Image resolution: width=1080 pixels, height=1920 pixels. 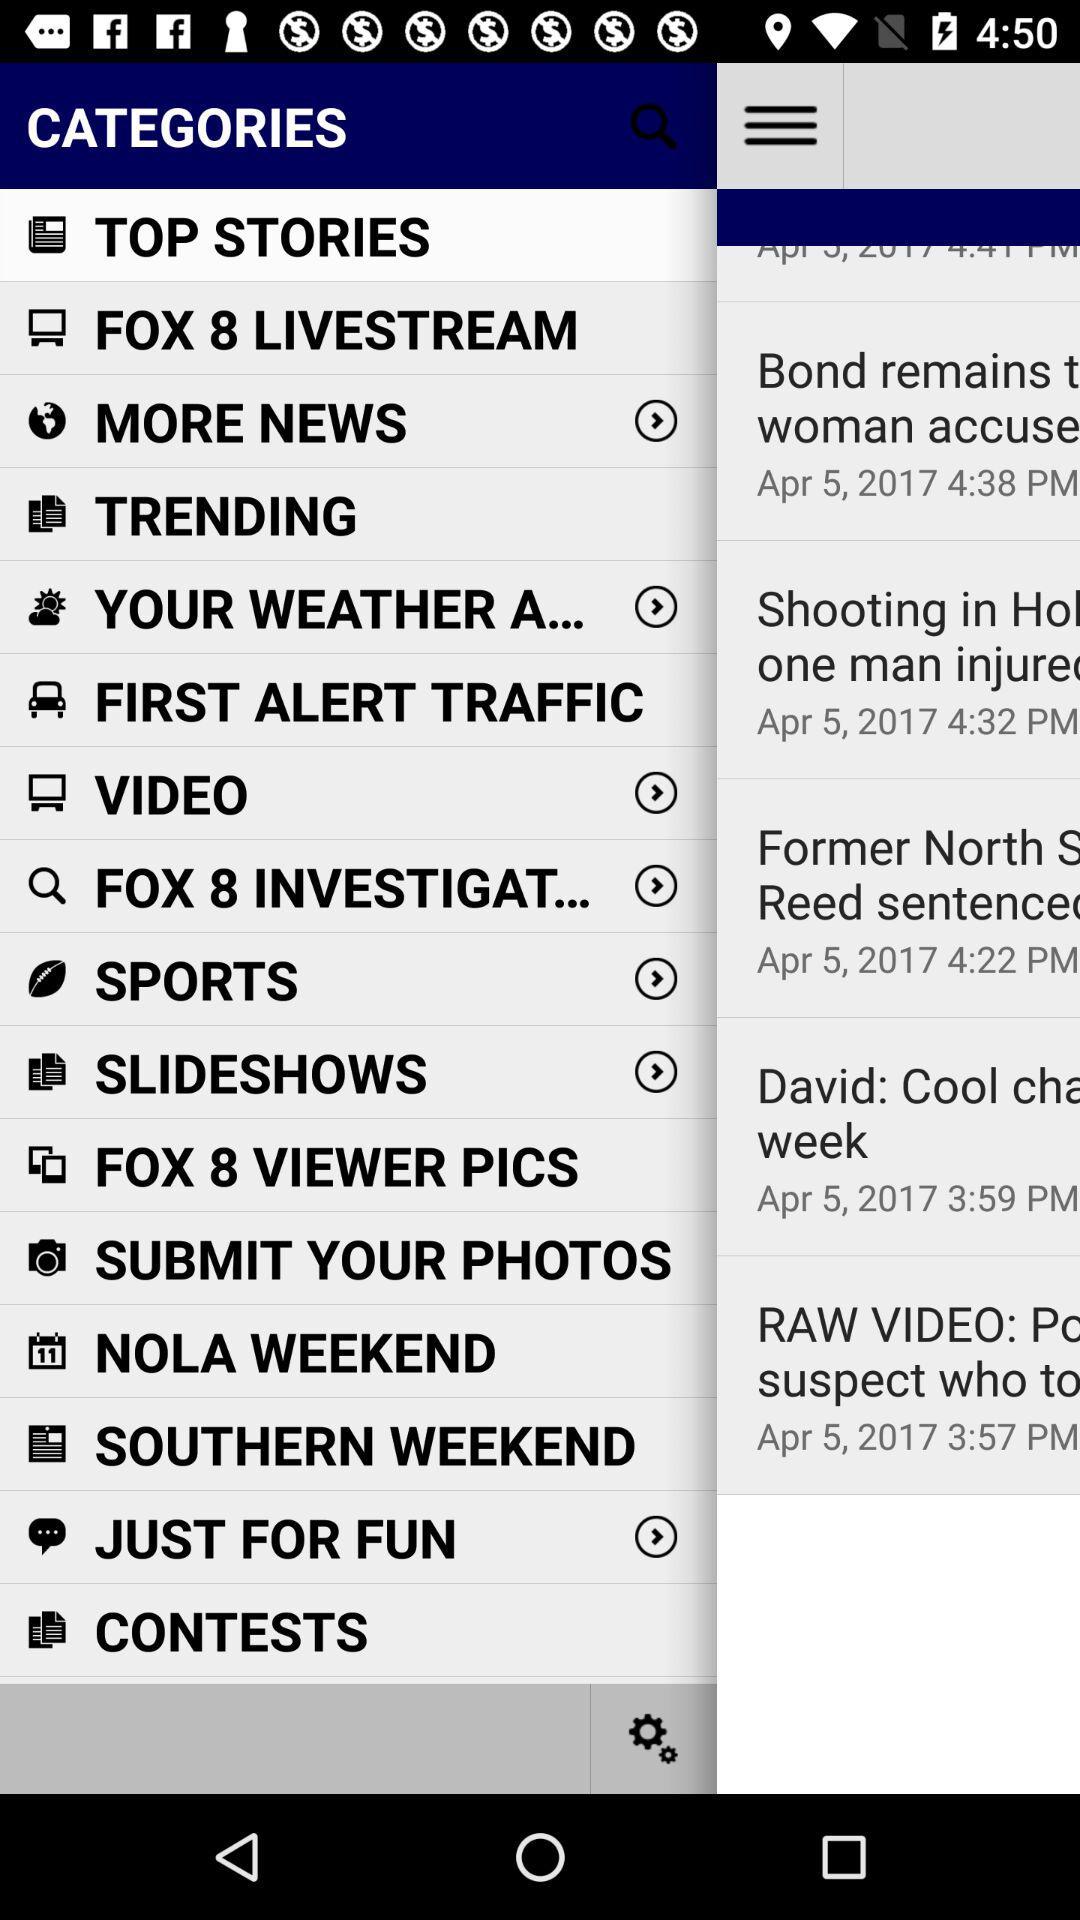 I want to click on settings, so click(x=654, y=1737).